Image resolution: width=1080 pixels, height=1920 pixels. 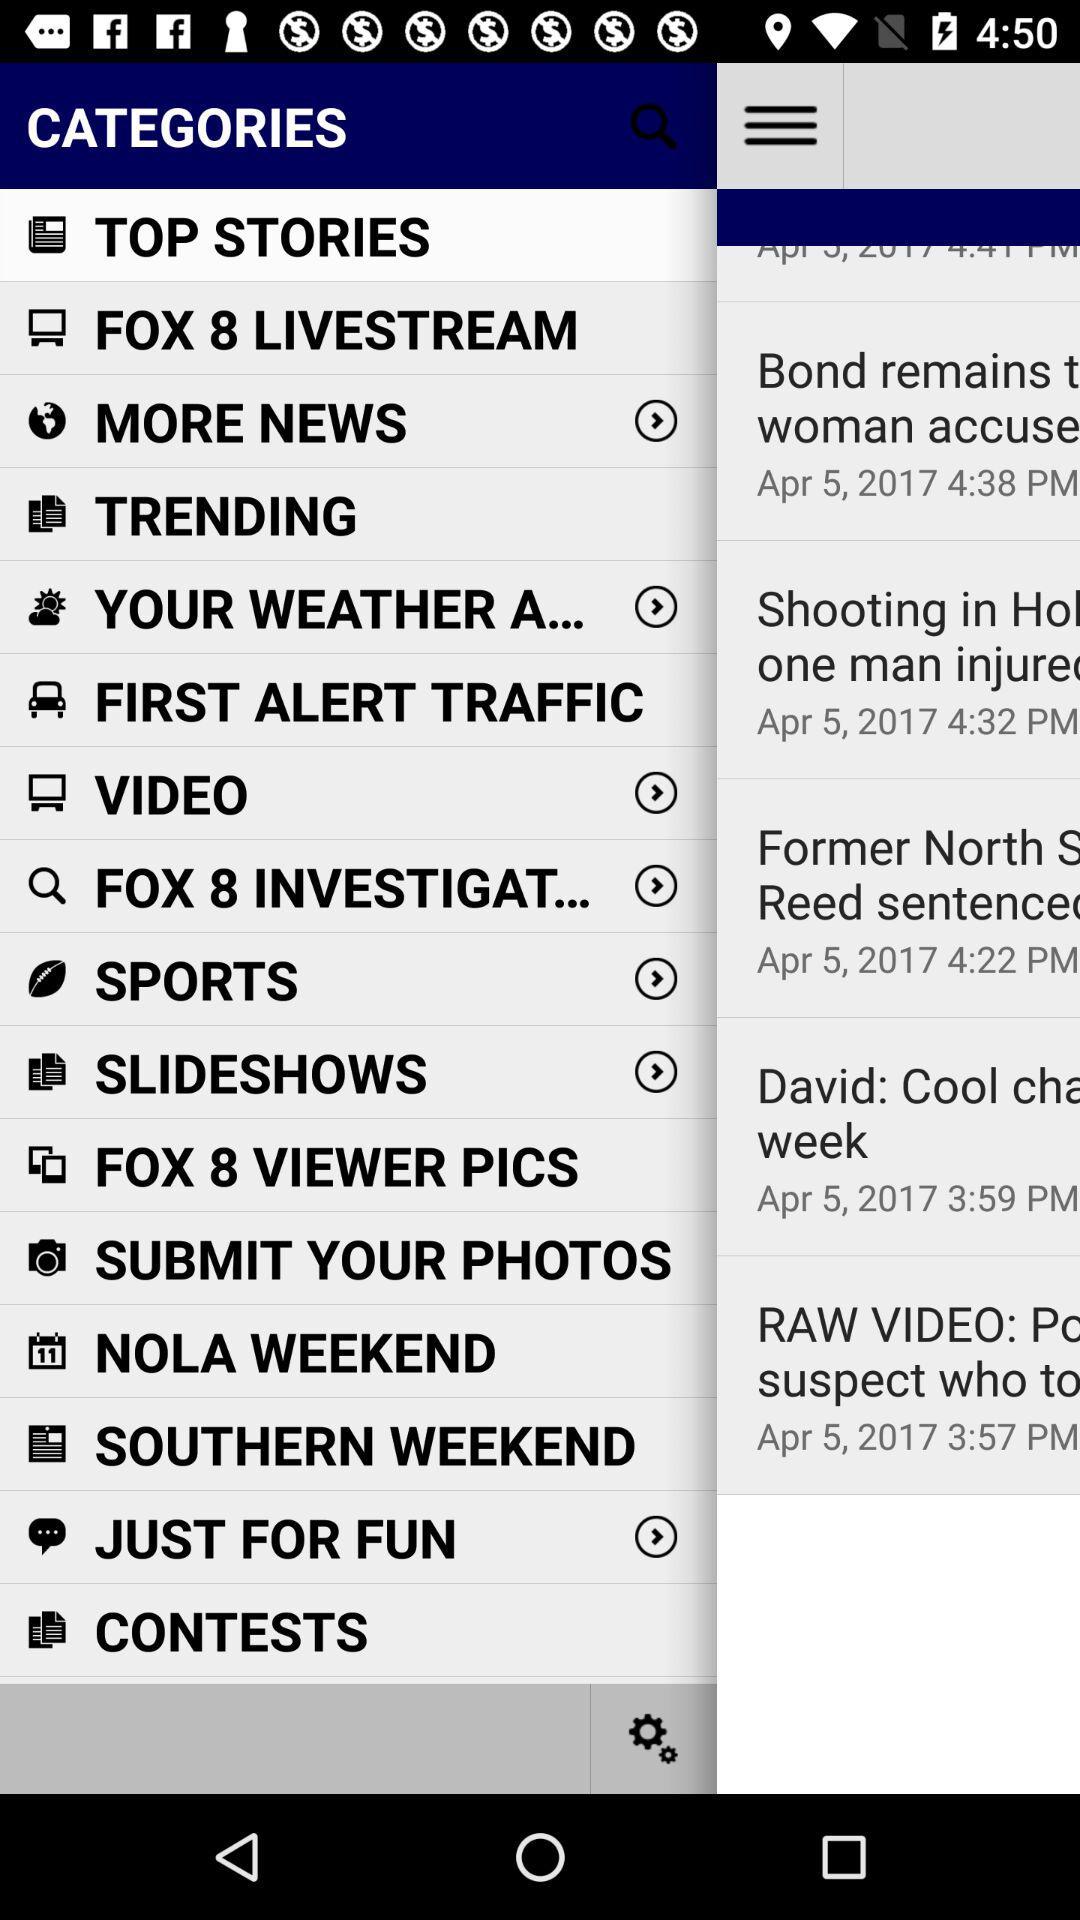 I want to click on settings, so click(x=654, y=1737).